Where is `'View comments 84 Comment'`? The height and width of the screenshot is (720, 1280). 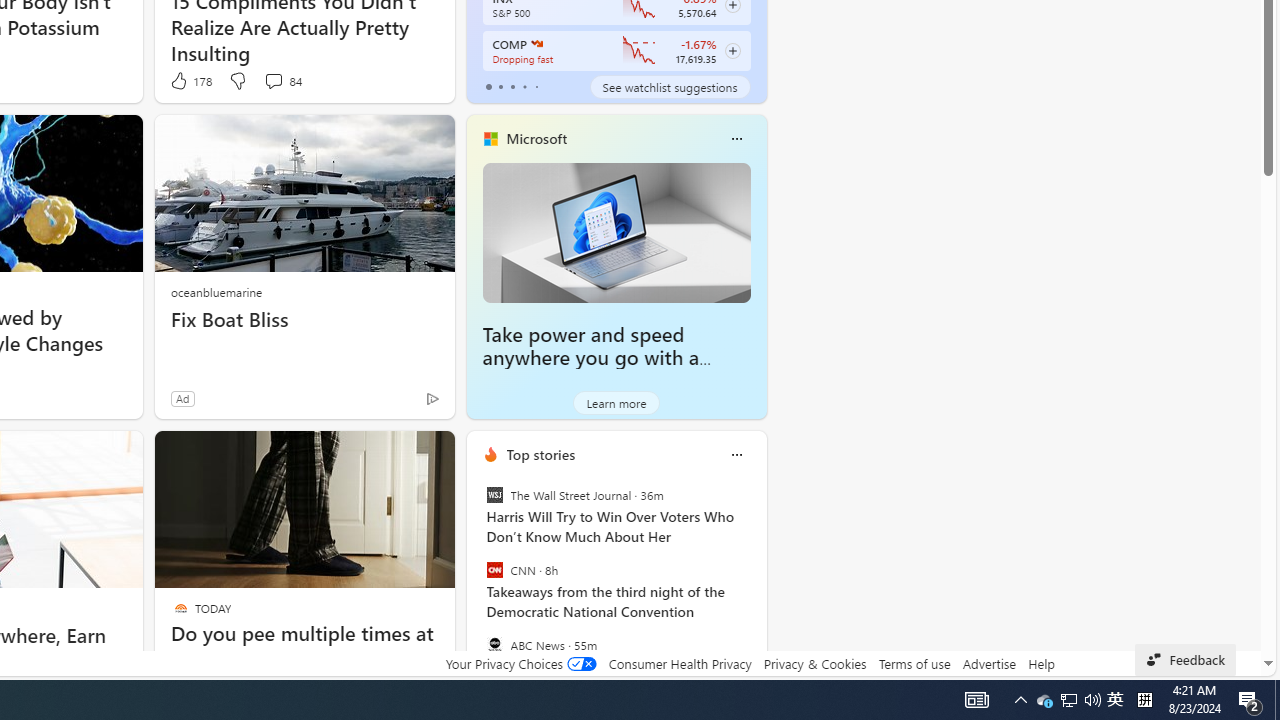 'View comments 84 Comment' is located at coordinates (272, 80).